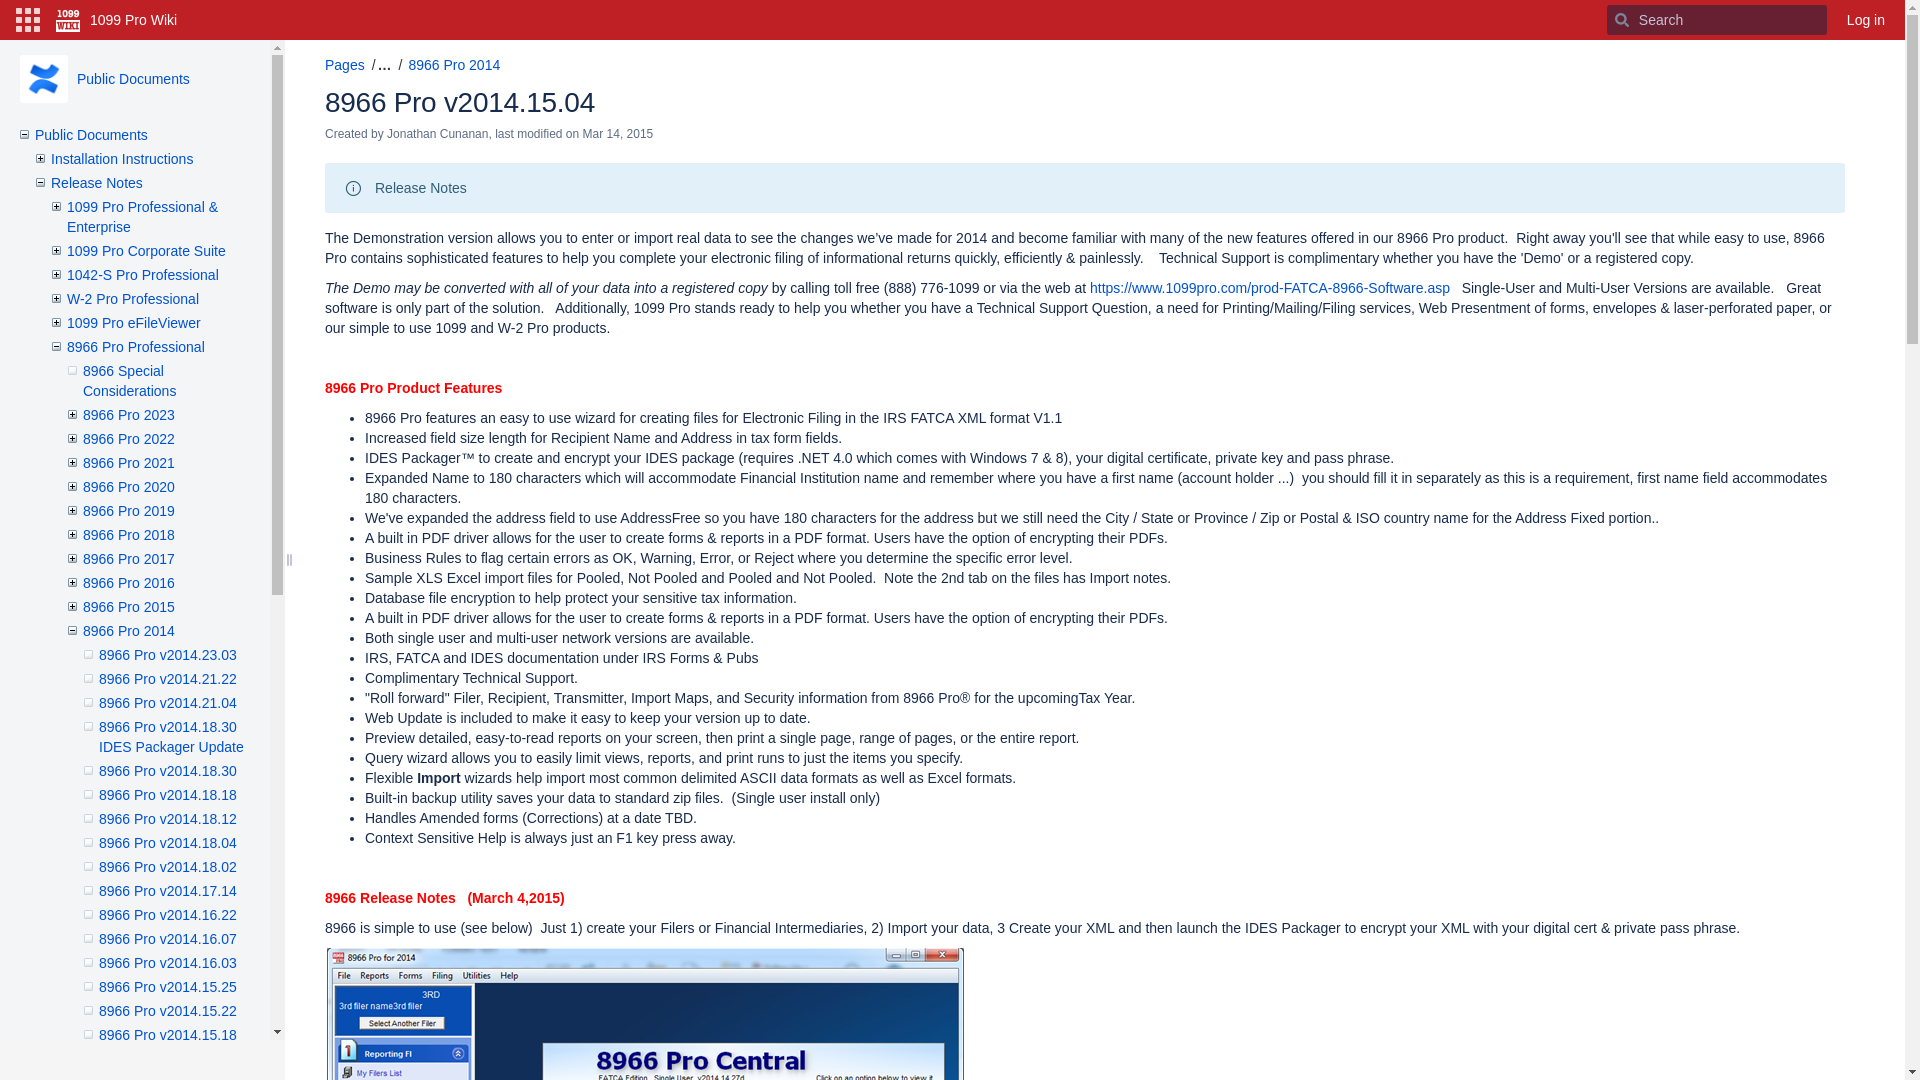  Describe the element at coordinates (128, 631) in the screenshot. I see `'8966 Pro 2014'` at that location.